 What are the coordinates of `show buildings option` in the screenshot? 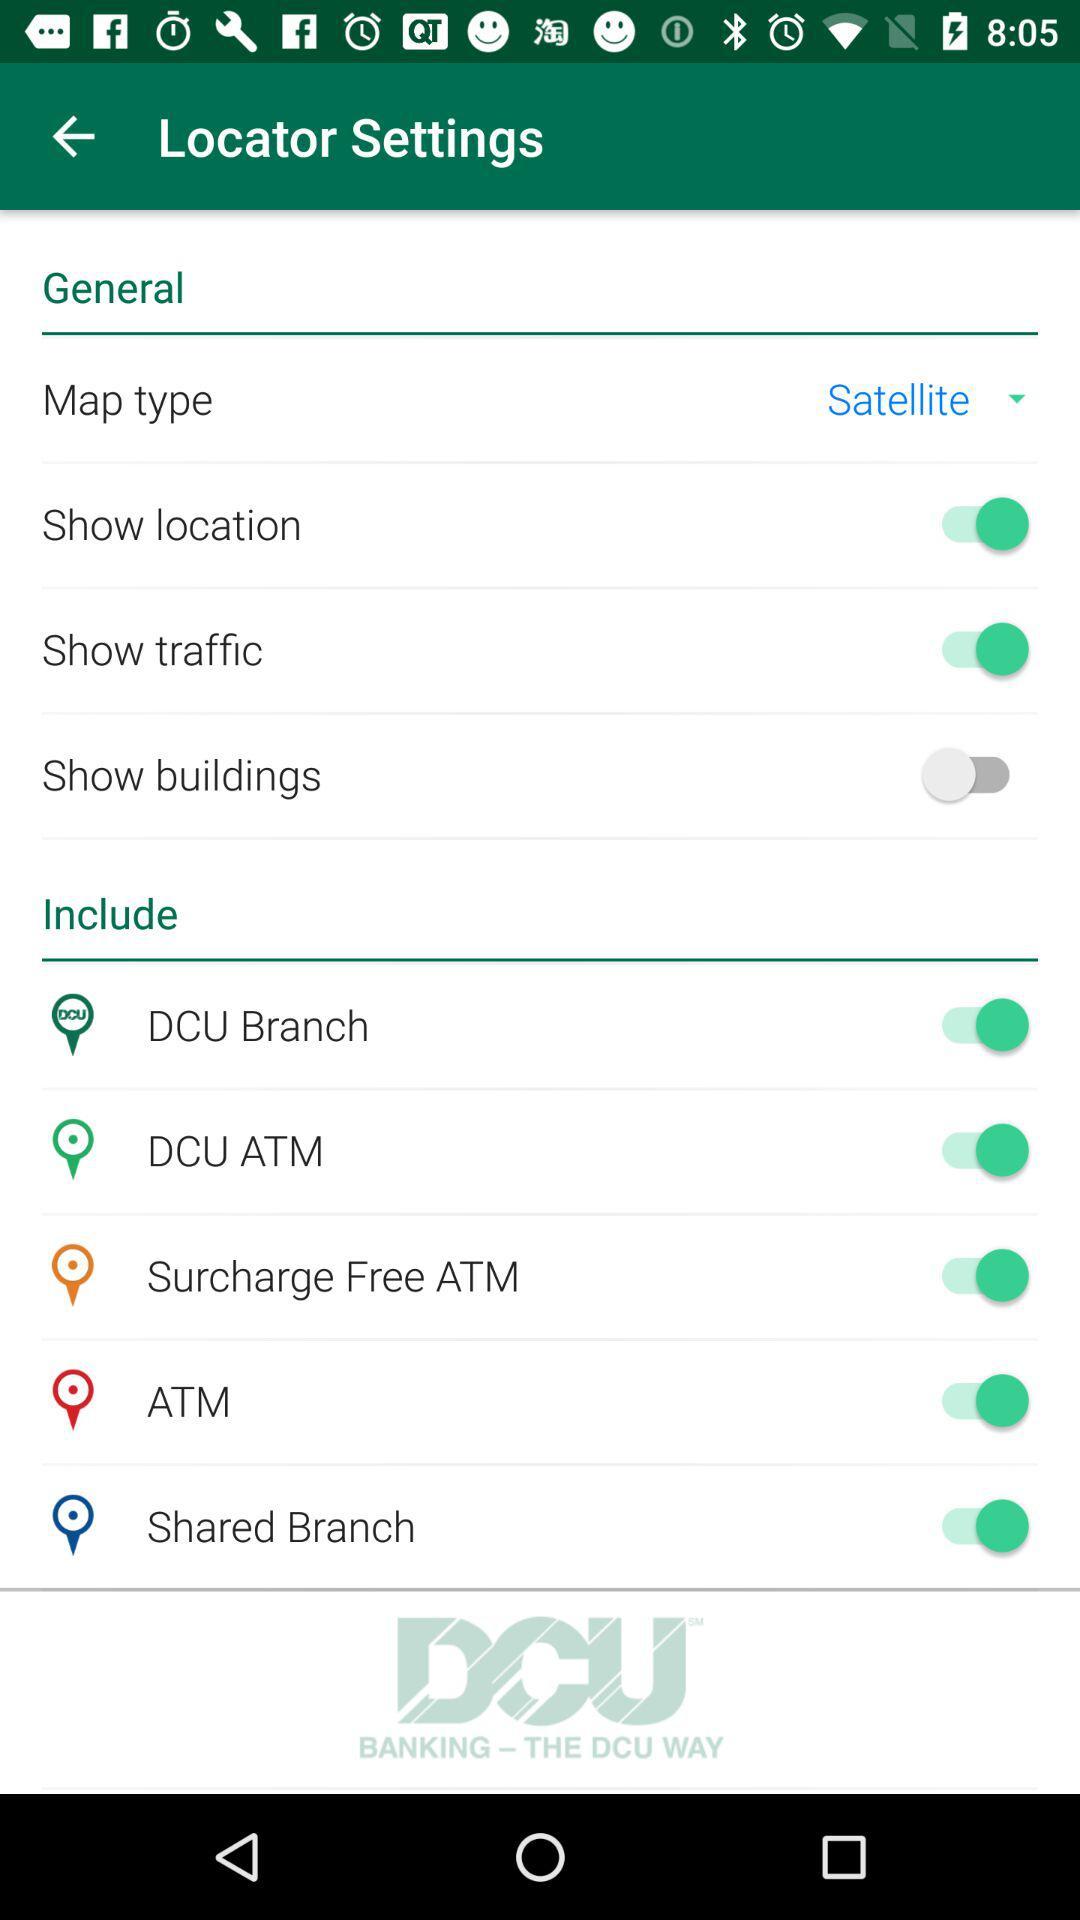 It's located at (974, 772).